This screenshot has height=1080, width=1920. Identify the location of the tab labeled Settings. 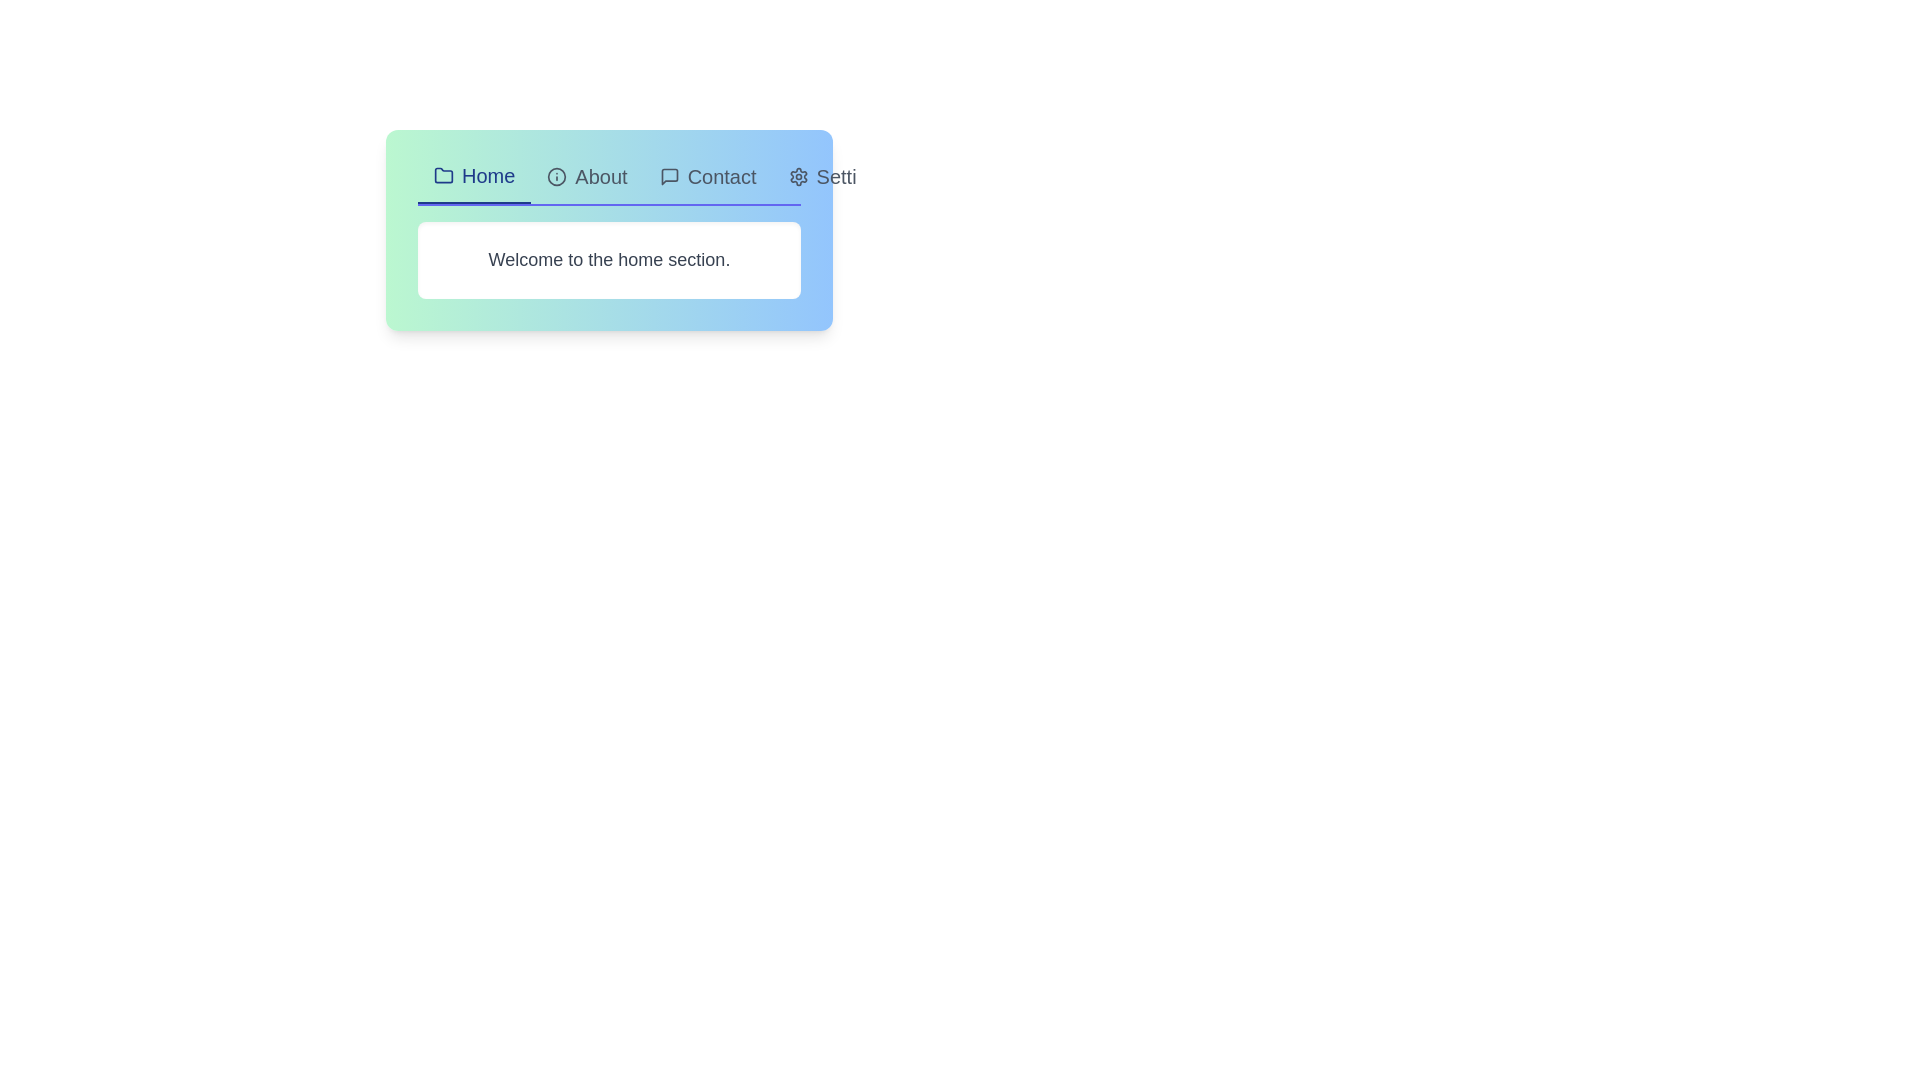
(838, 182).